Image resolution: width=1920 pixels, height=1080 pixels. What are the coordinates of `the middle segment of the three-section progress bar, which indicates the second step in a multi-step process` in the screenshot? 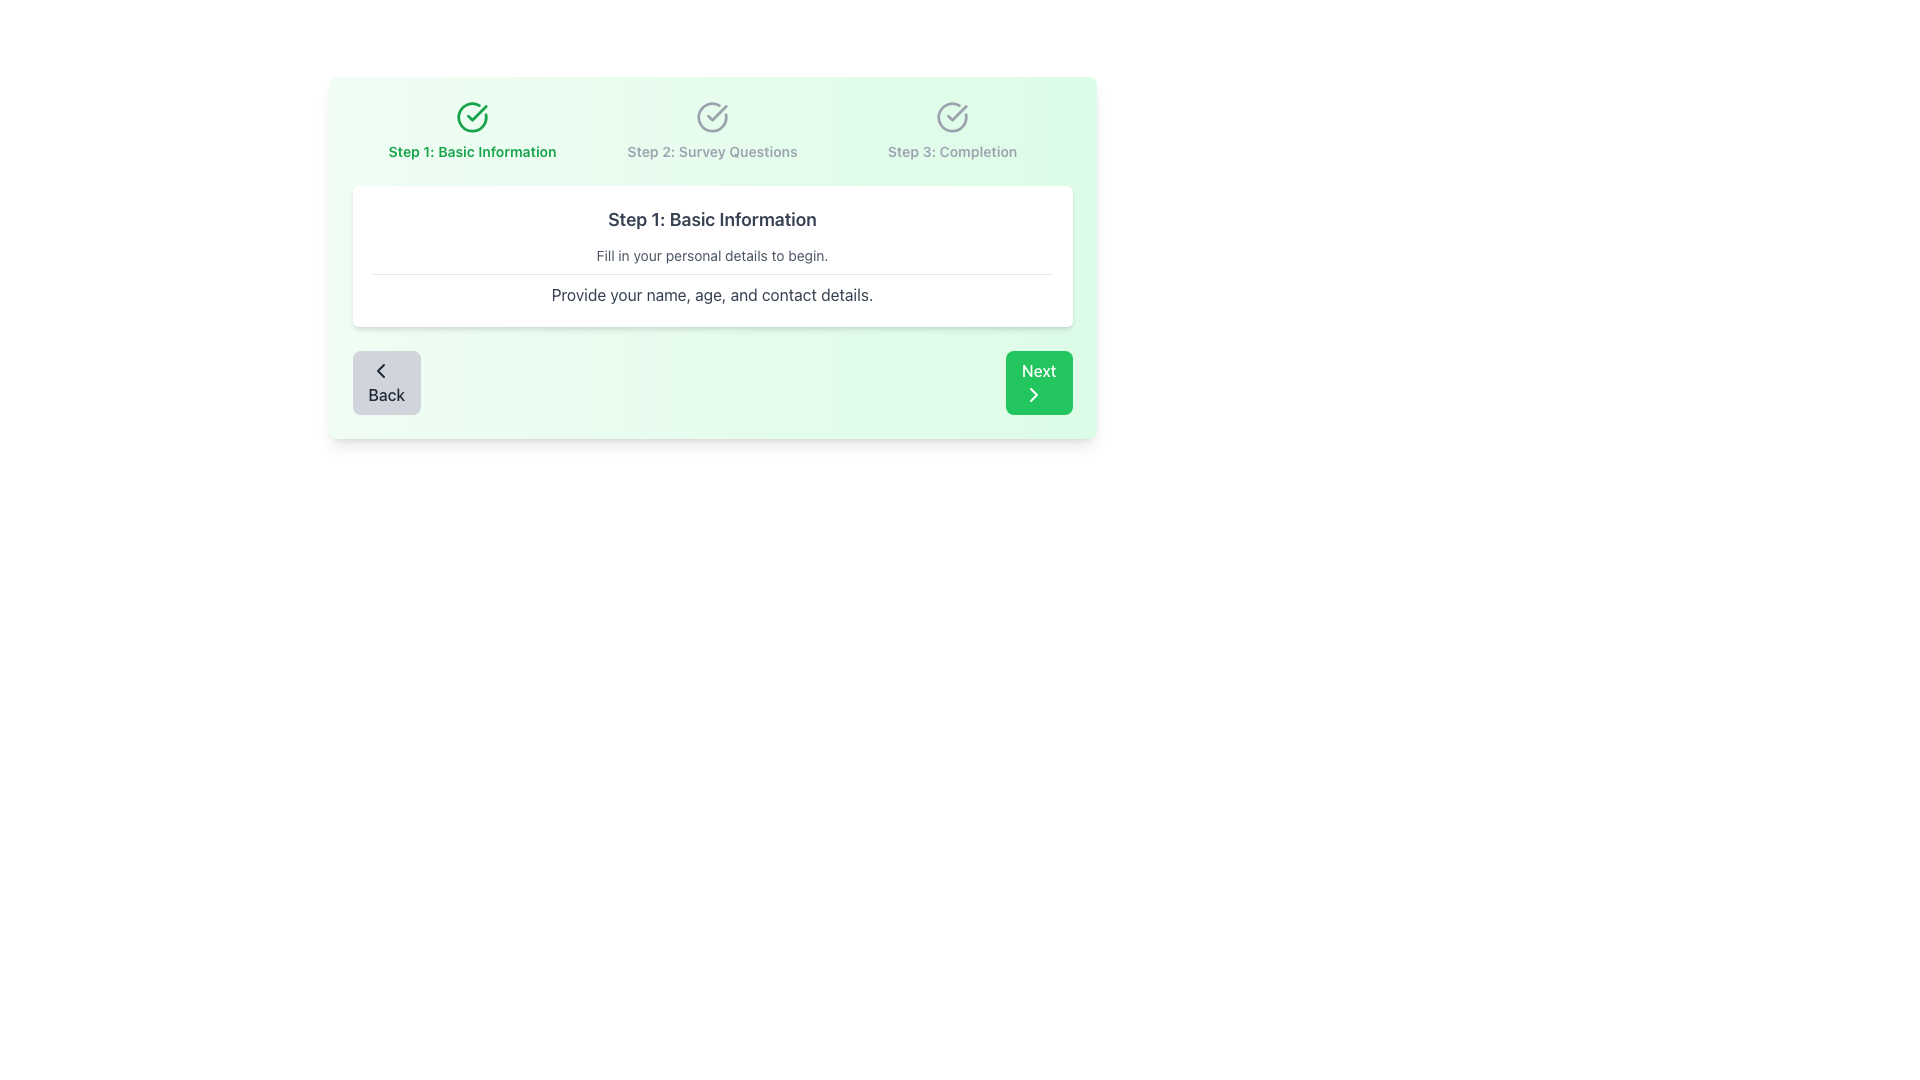 It's located at (712, 131).